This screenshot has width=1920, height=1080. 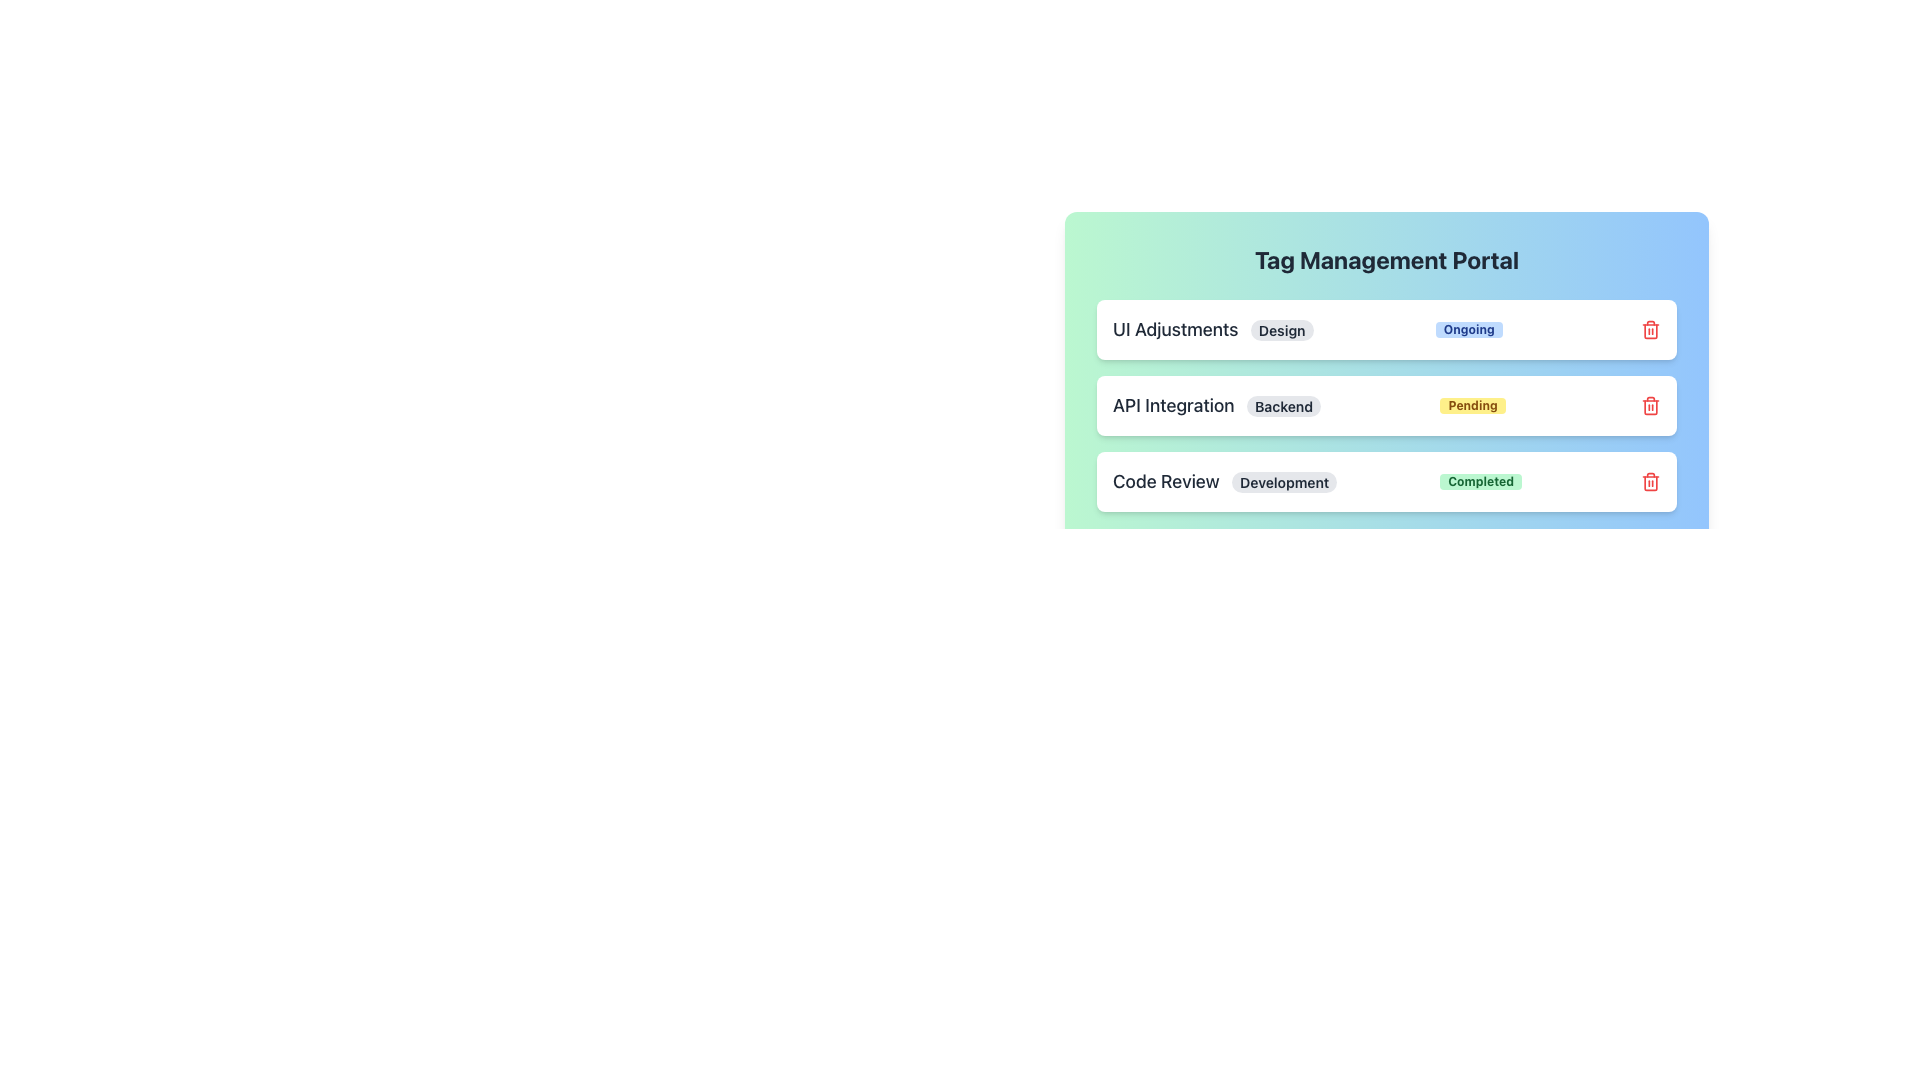 I want to click on the Text Label that identifies the 'UI Adjustments' task, located in the top section of the interface under 'Tag Management Portal', so click(x=1212, y=329).